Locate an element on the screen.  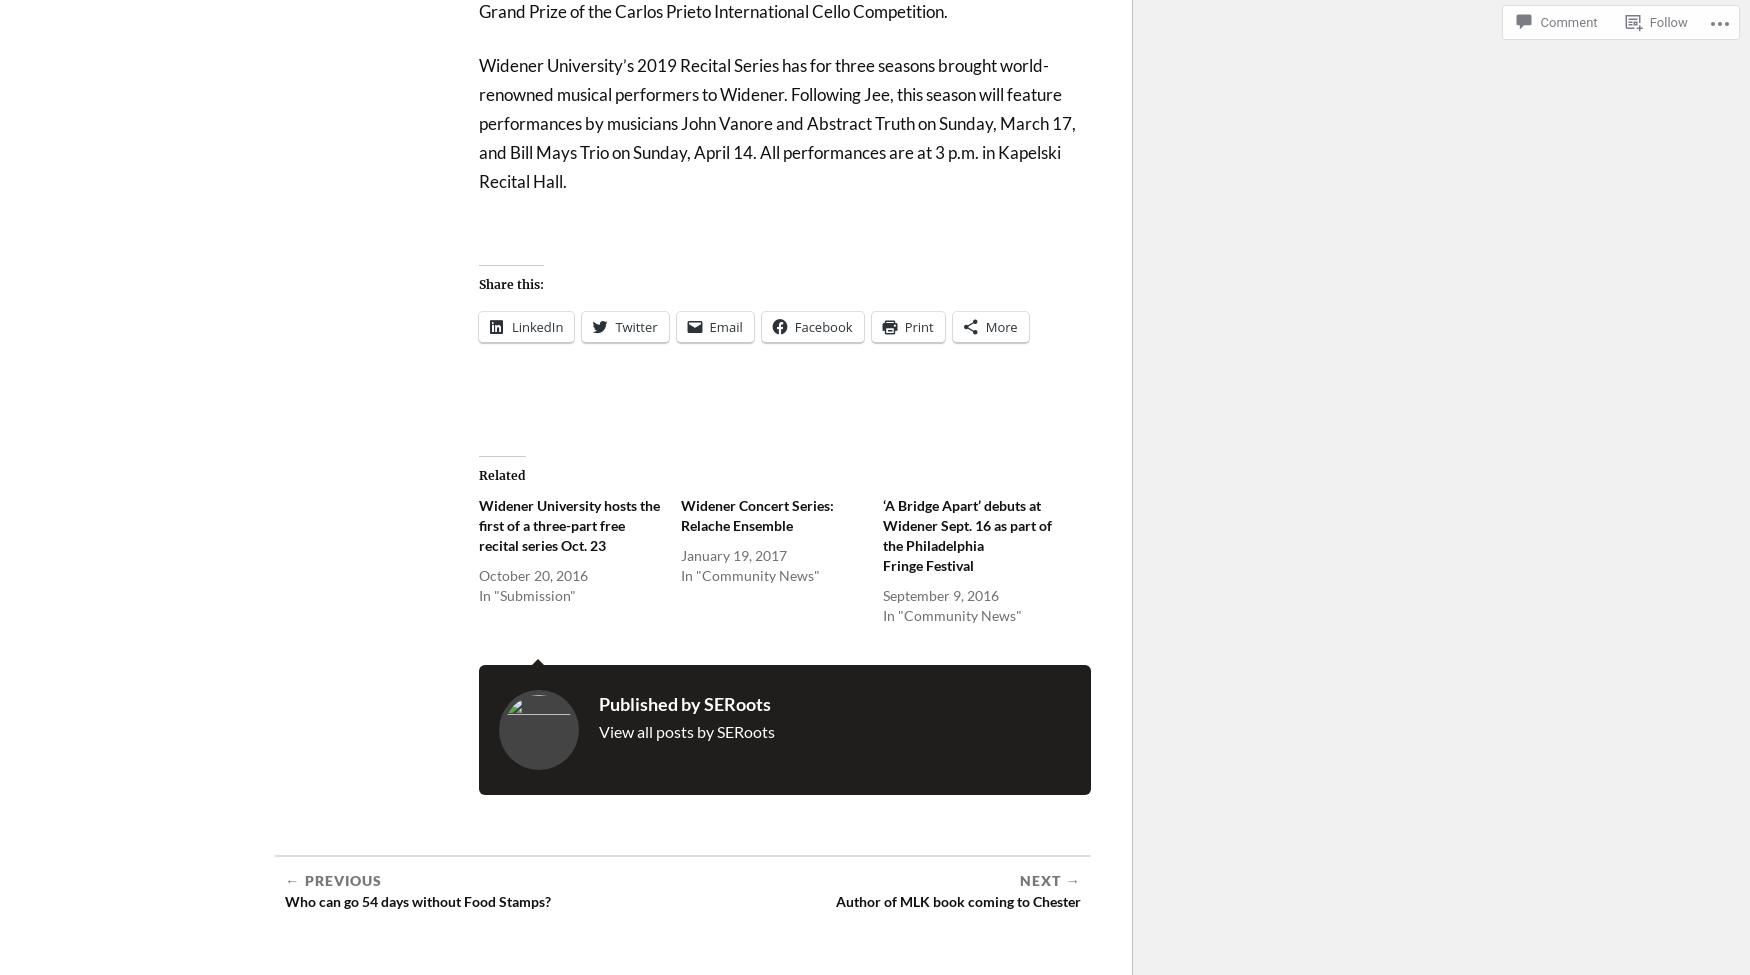
'Share this:' is located at coordinates (510, 283).